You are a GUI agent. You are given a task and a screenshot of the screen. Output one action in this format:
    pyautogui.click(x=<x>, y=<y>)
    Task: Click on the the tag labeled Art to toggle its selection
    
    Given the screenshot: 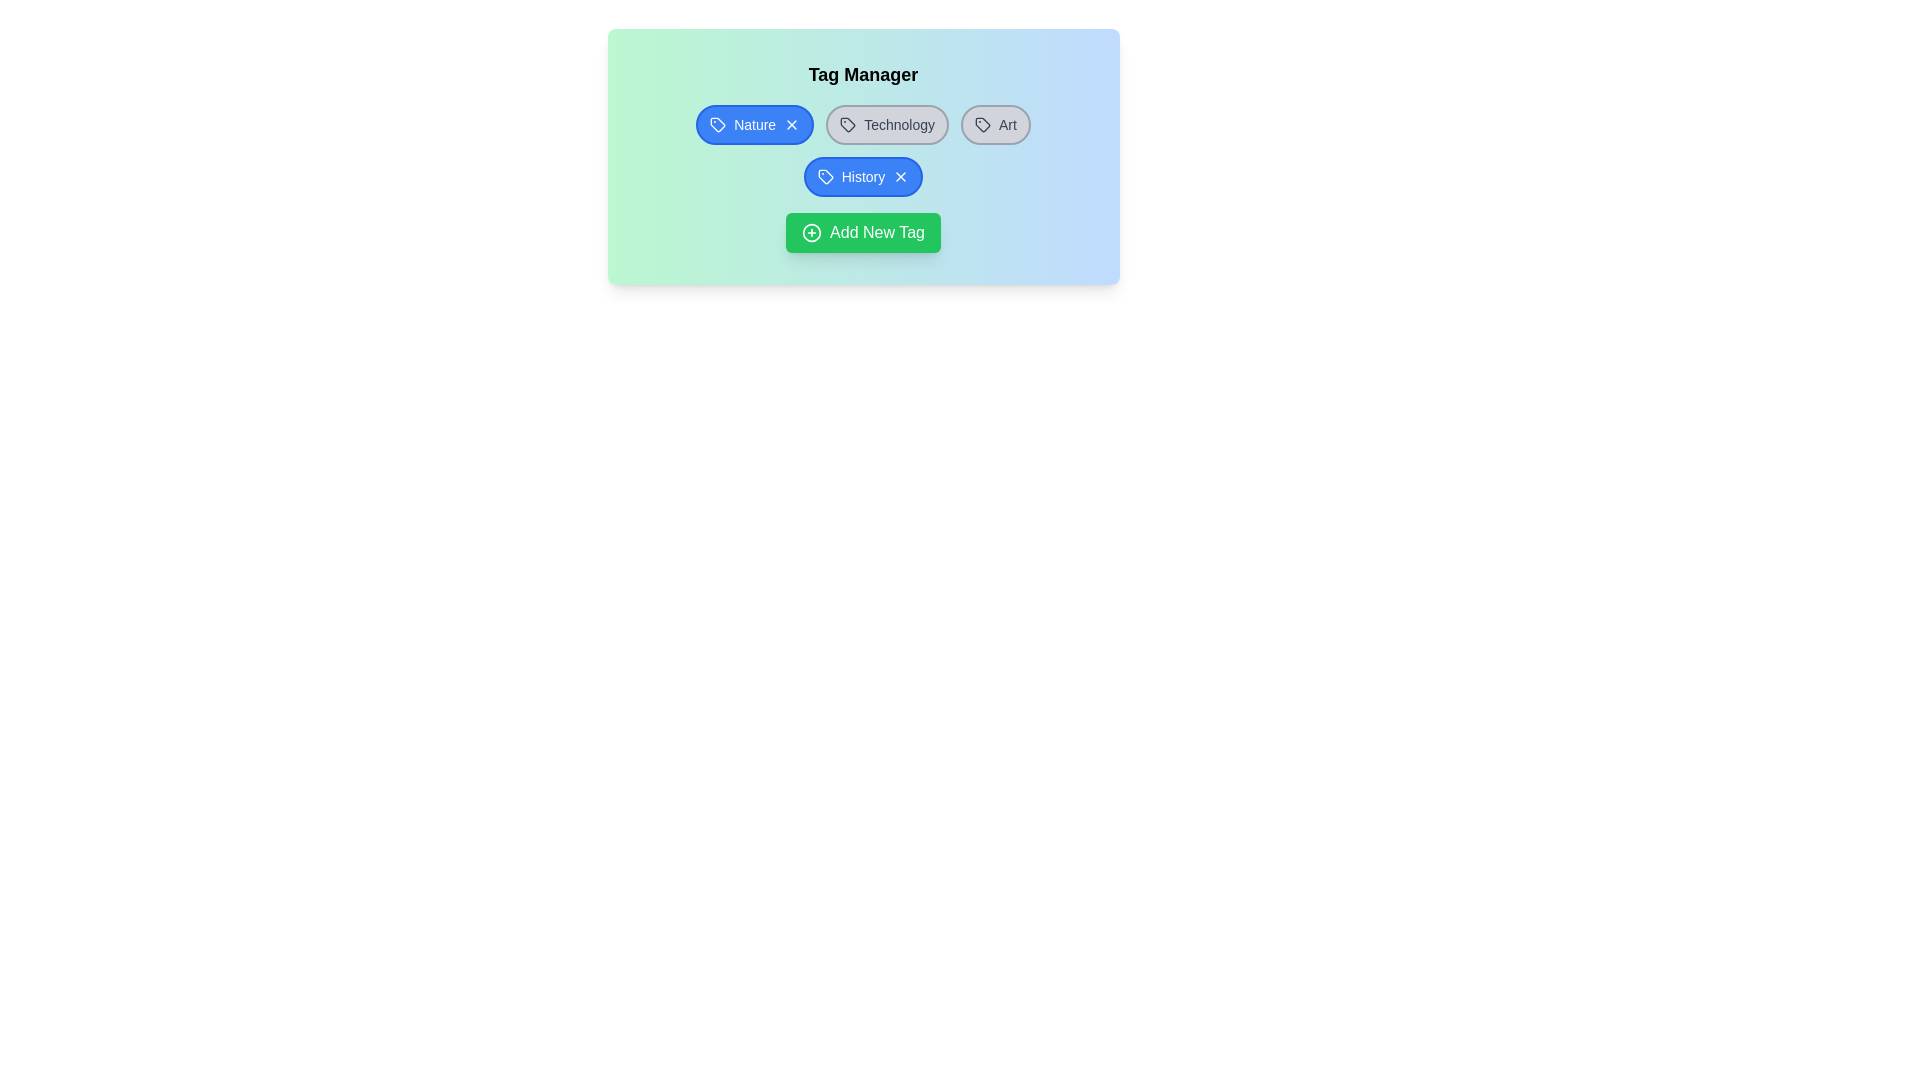 What is the action you would take?
    pyautogui.click(x=995, y=124)
    